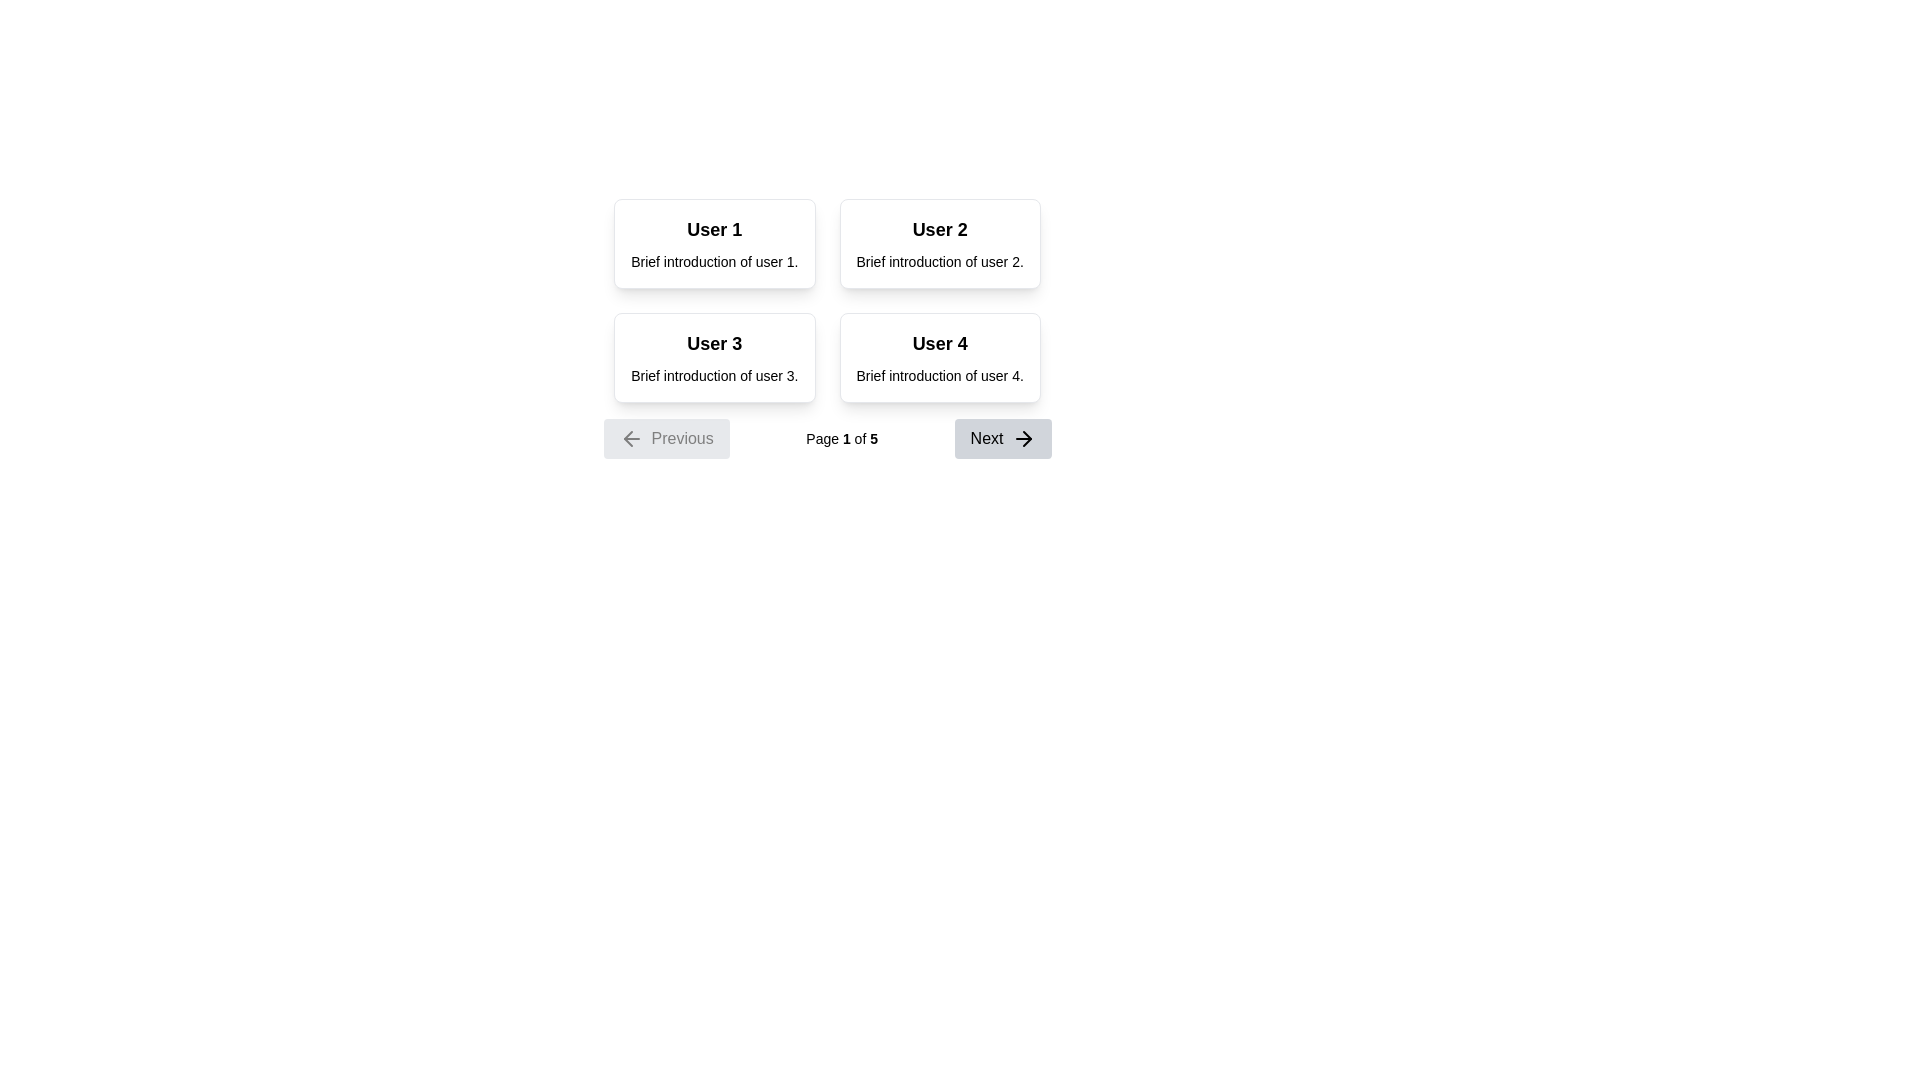 The image size is (1920, 1080). I want to click on the informational card element located in the bottom-right quadrant of the grid, so click(939, 357).